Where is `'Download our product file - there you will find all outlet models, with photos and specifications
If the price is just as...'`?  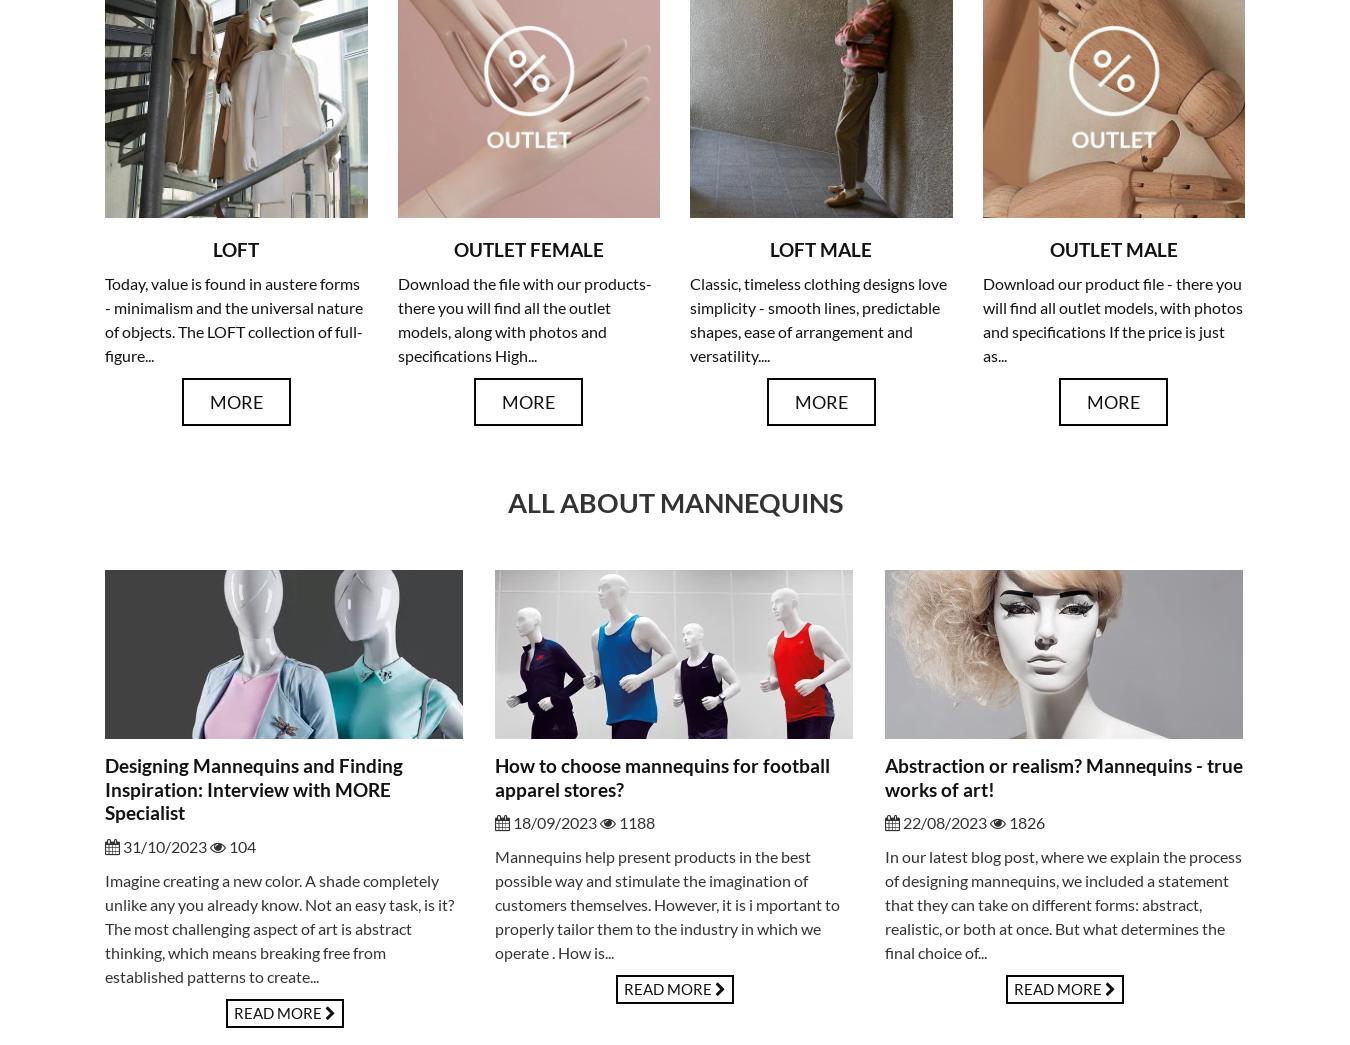 'Download our product file - there you will find all outlet models, with photos and specifications
If the price is just as...' is located at coordinates (1111, 319).